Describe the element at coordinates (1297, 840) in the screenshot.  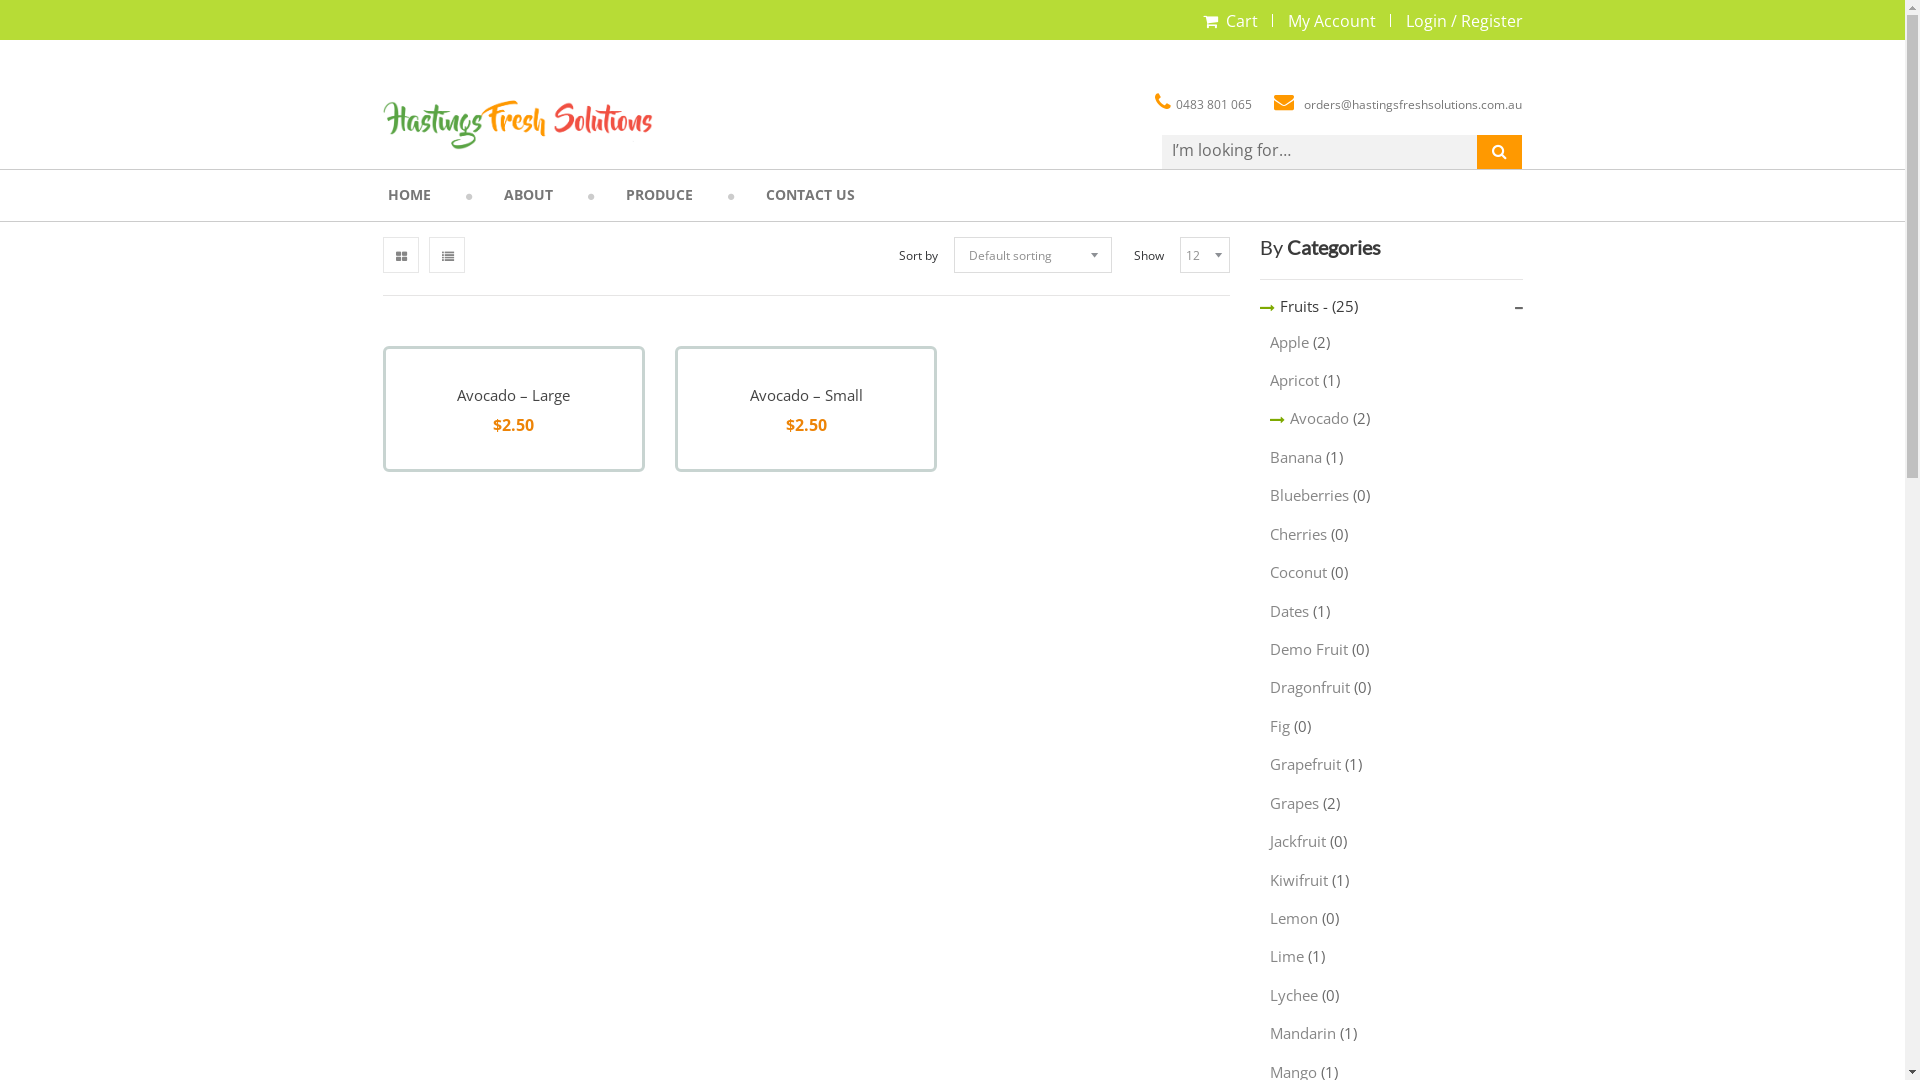
I see `'Jackfruit'` at that location.